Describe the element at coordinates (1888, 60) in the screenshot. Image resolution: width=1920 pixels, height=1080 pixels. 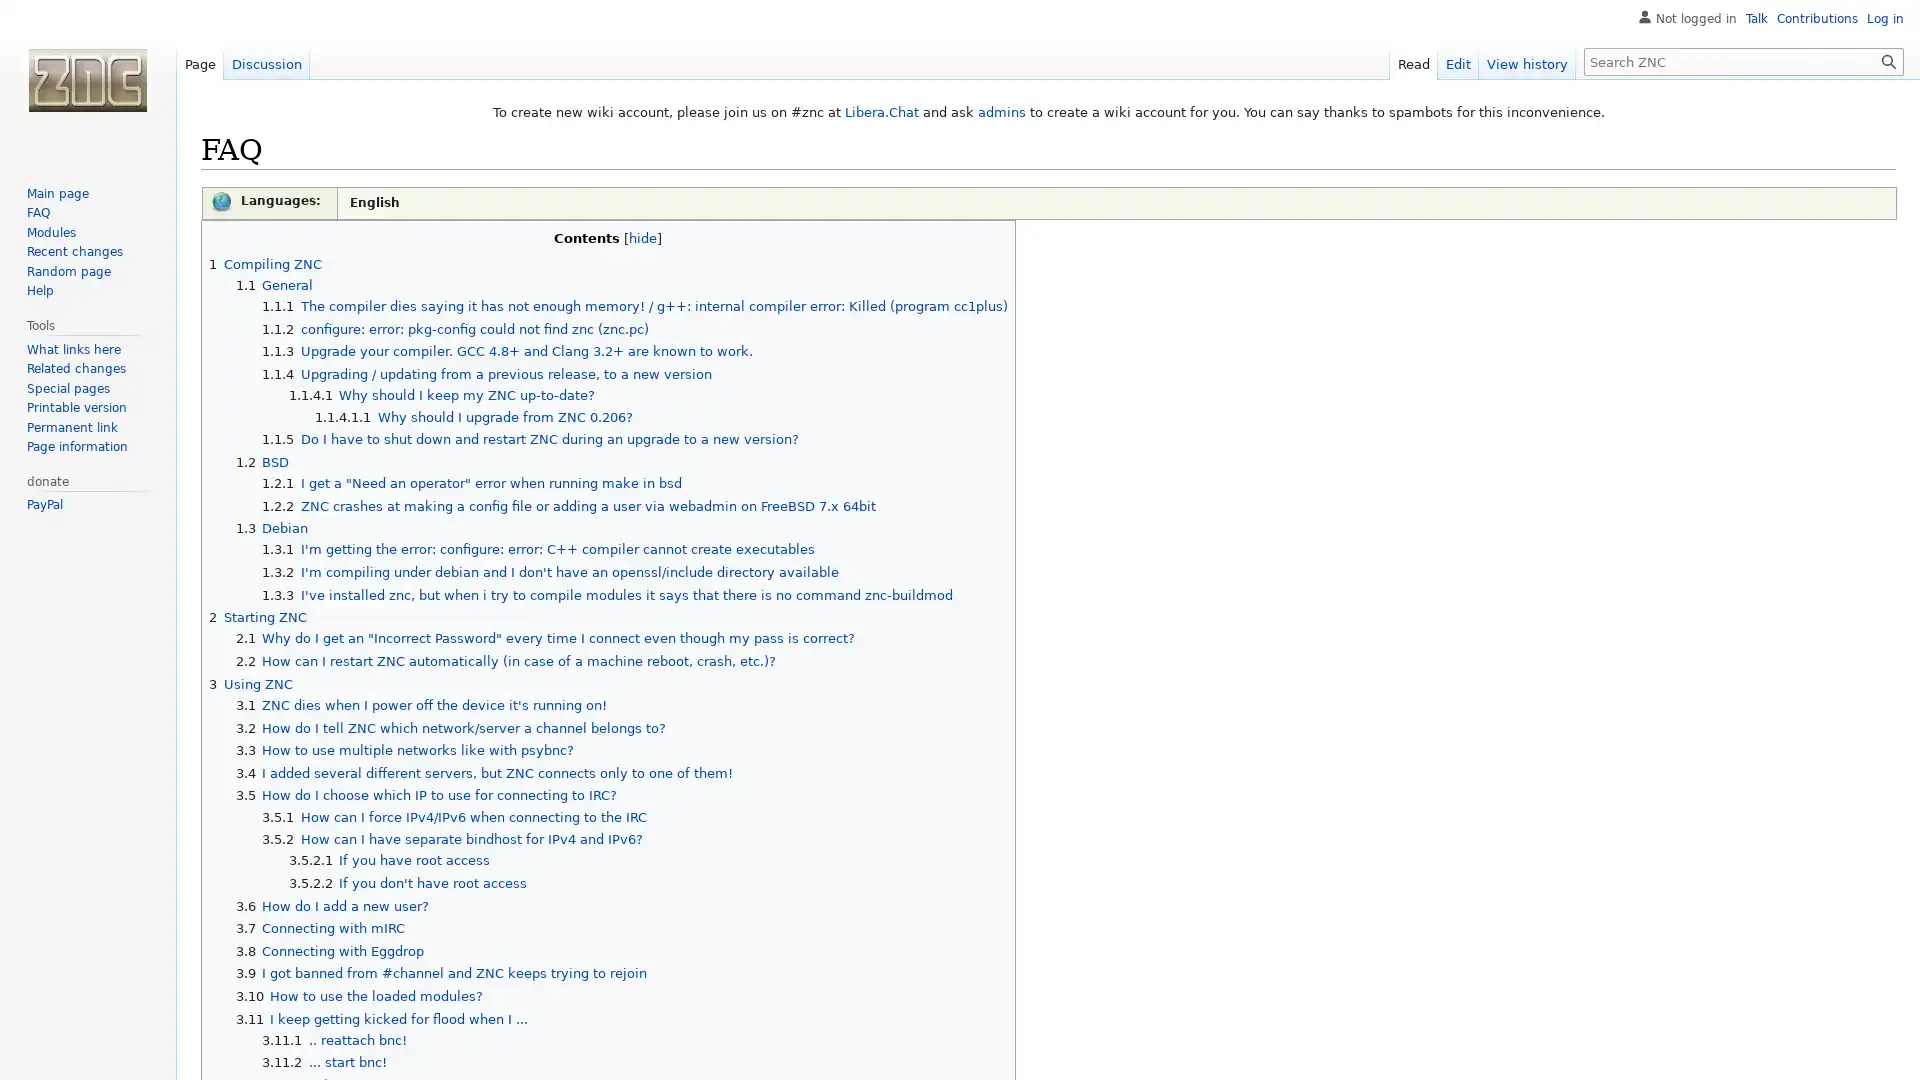
I see `Go` at that location.